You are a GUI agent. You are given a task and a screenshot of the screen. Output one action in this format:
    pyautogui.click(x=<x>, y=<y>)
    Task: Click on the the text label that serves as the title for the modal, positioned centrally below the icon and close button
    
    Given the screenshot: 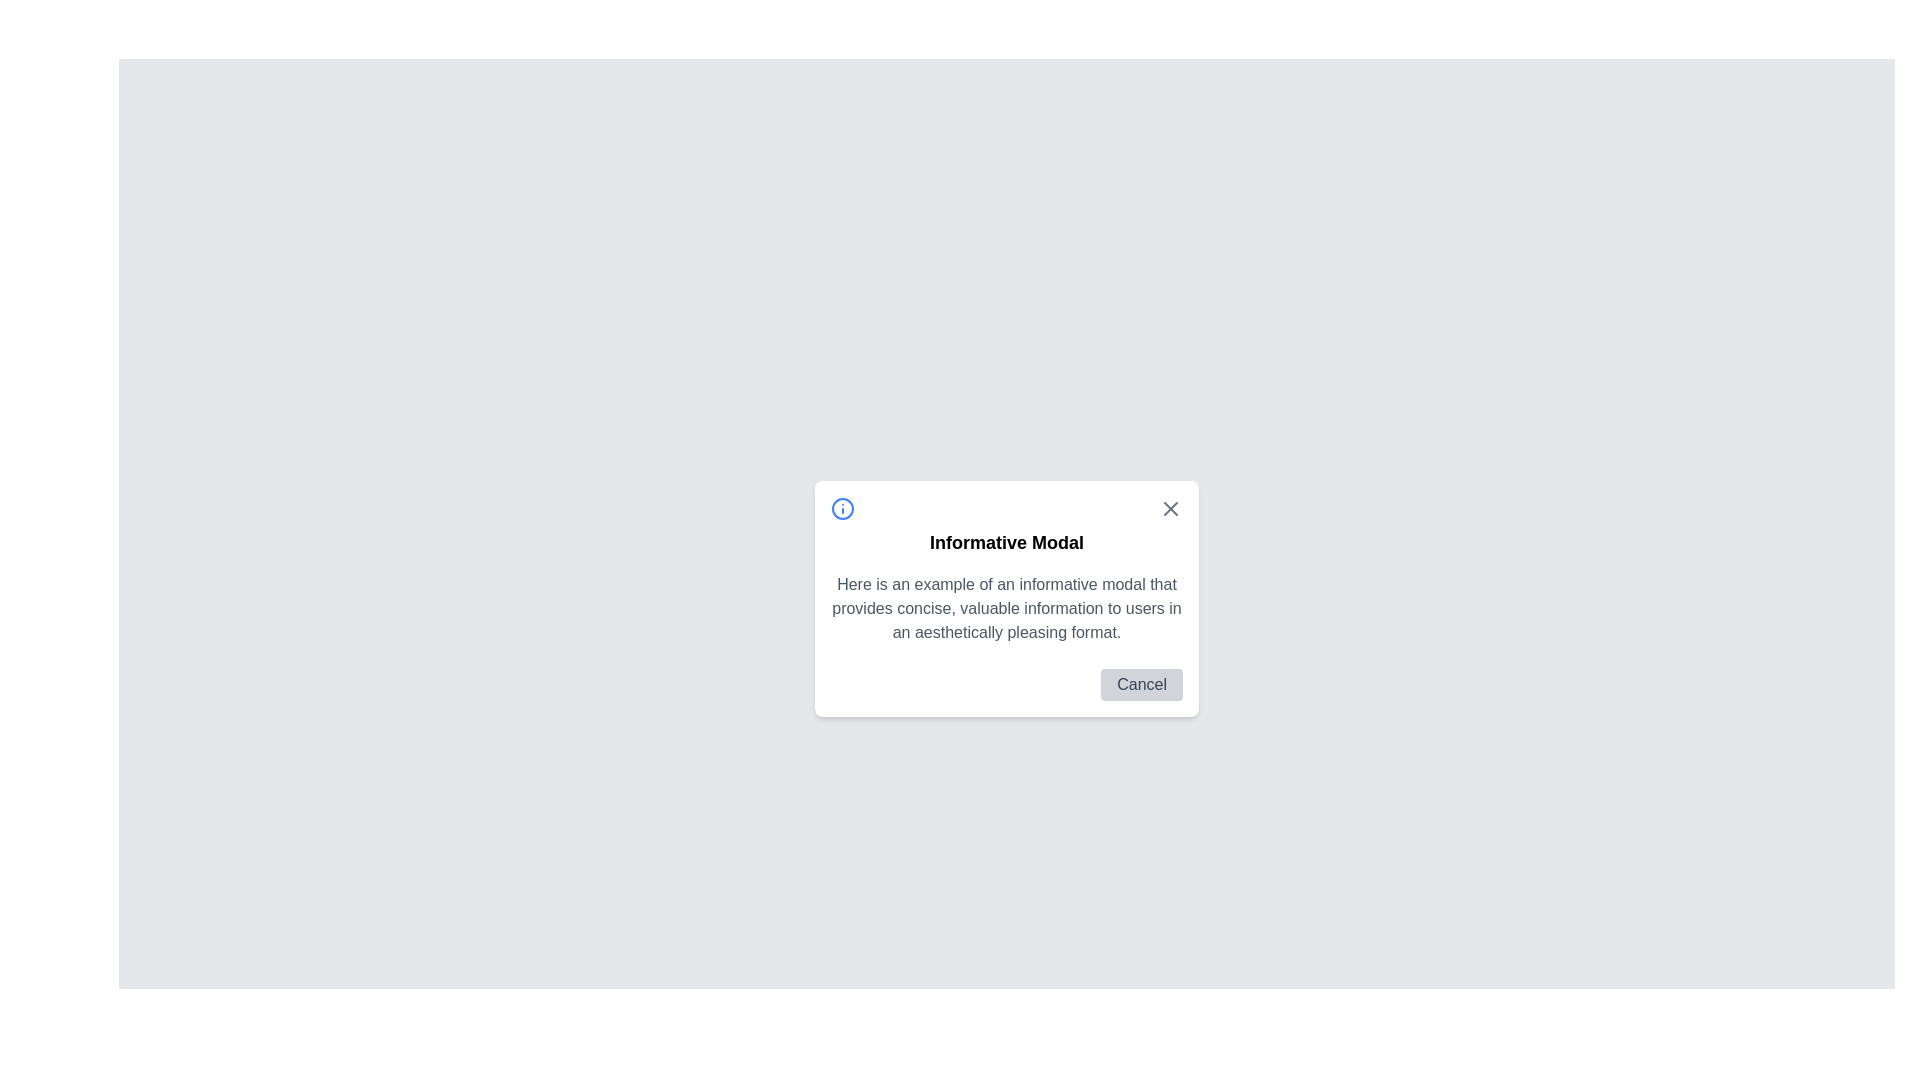 What is the action you would take?
    pyautogui.click(x=1007, y=543)
    